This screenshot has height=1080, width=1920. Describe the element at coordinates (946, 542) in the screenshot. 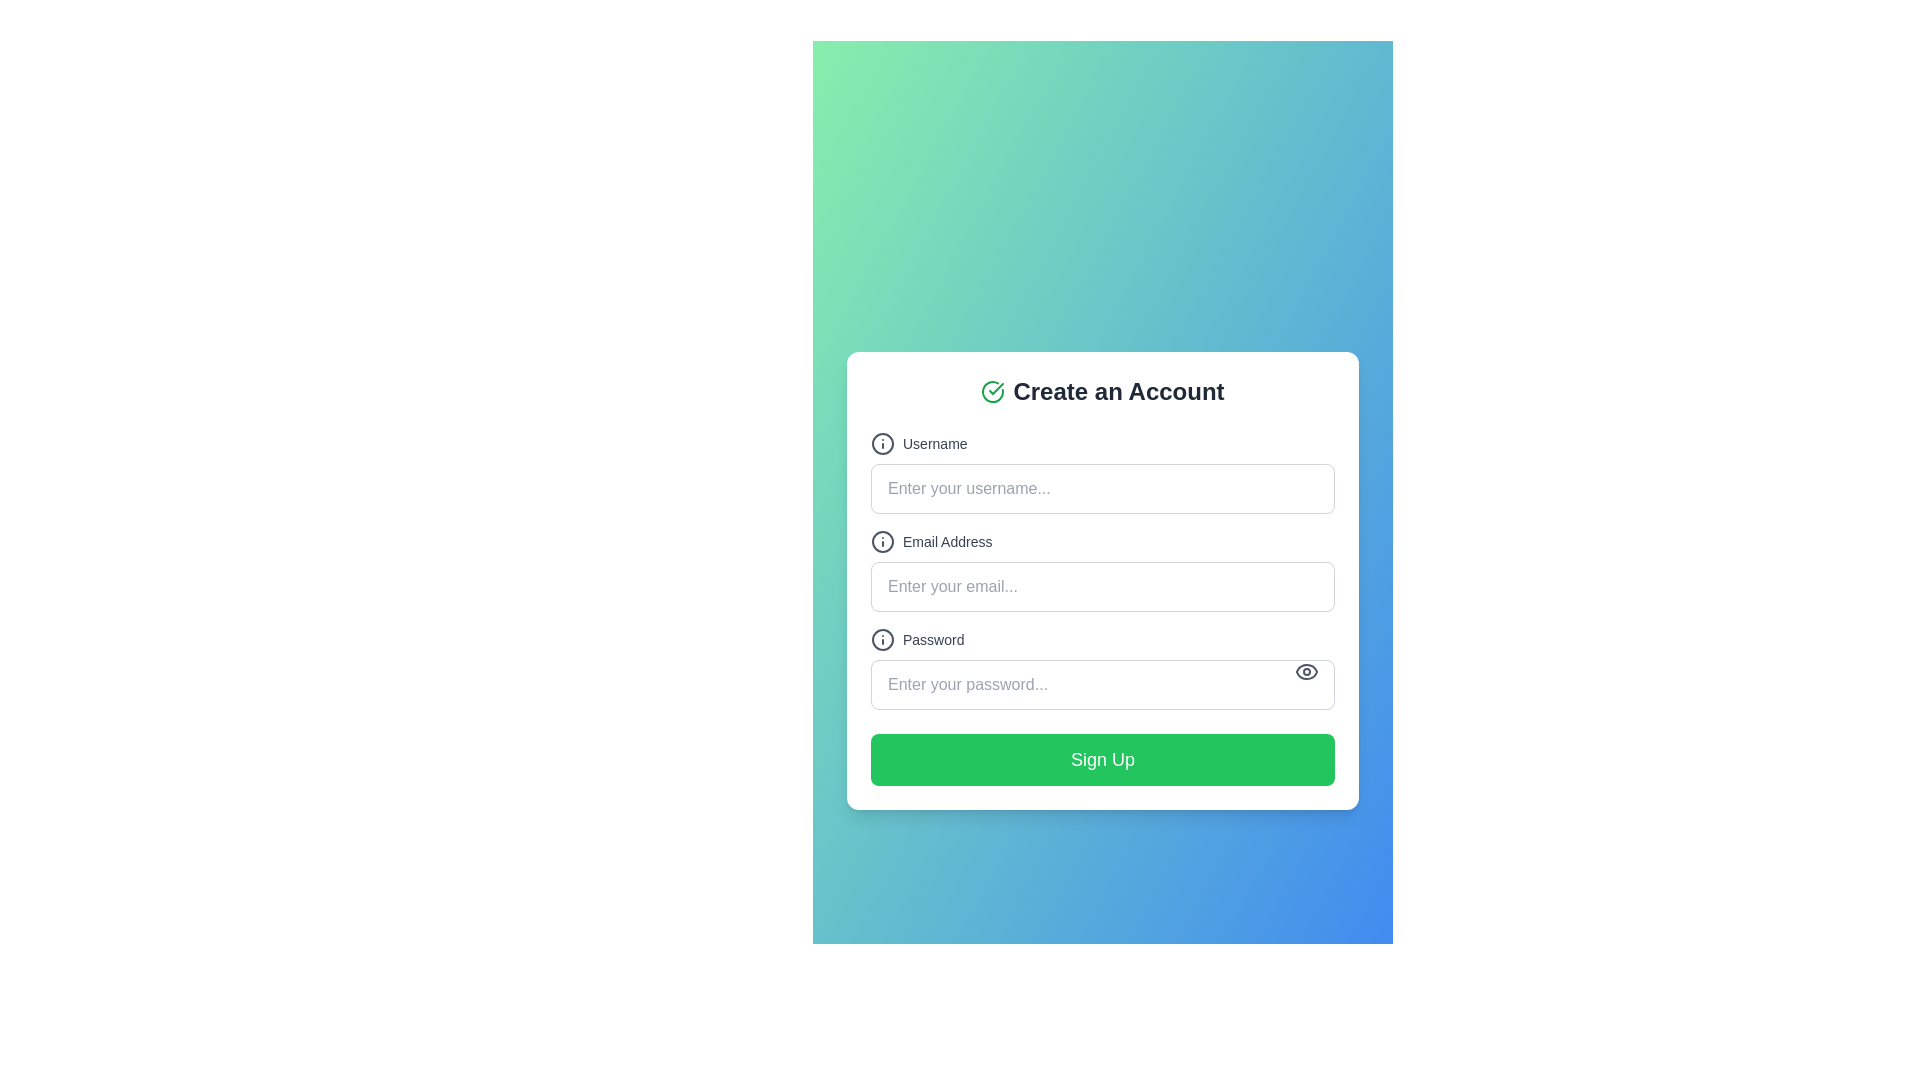

I see `the text label reading 'Email Address', which is styled in a small gray font and positioned between an information icon and an email input box` at that location.